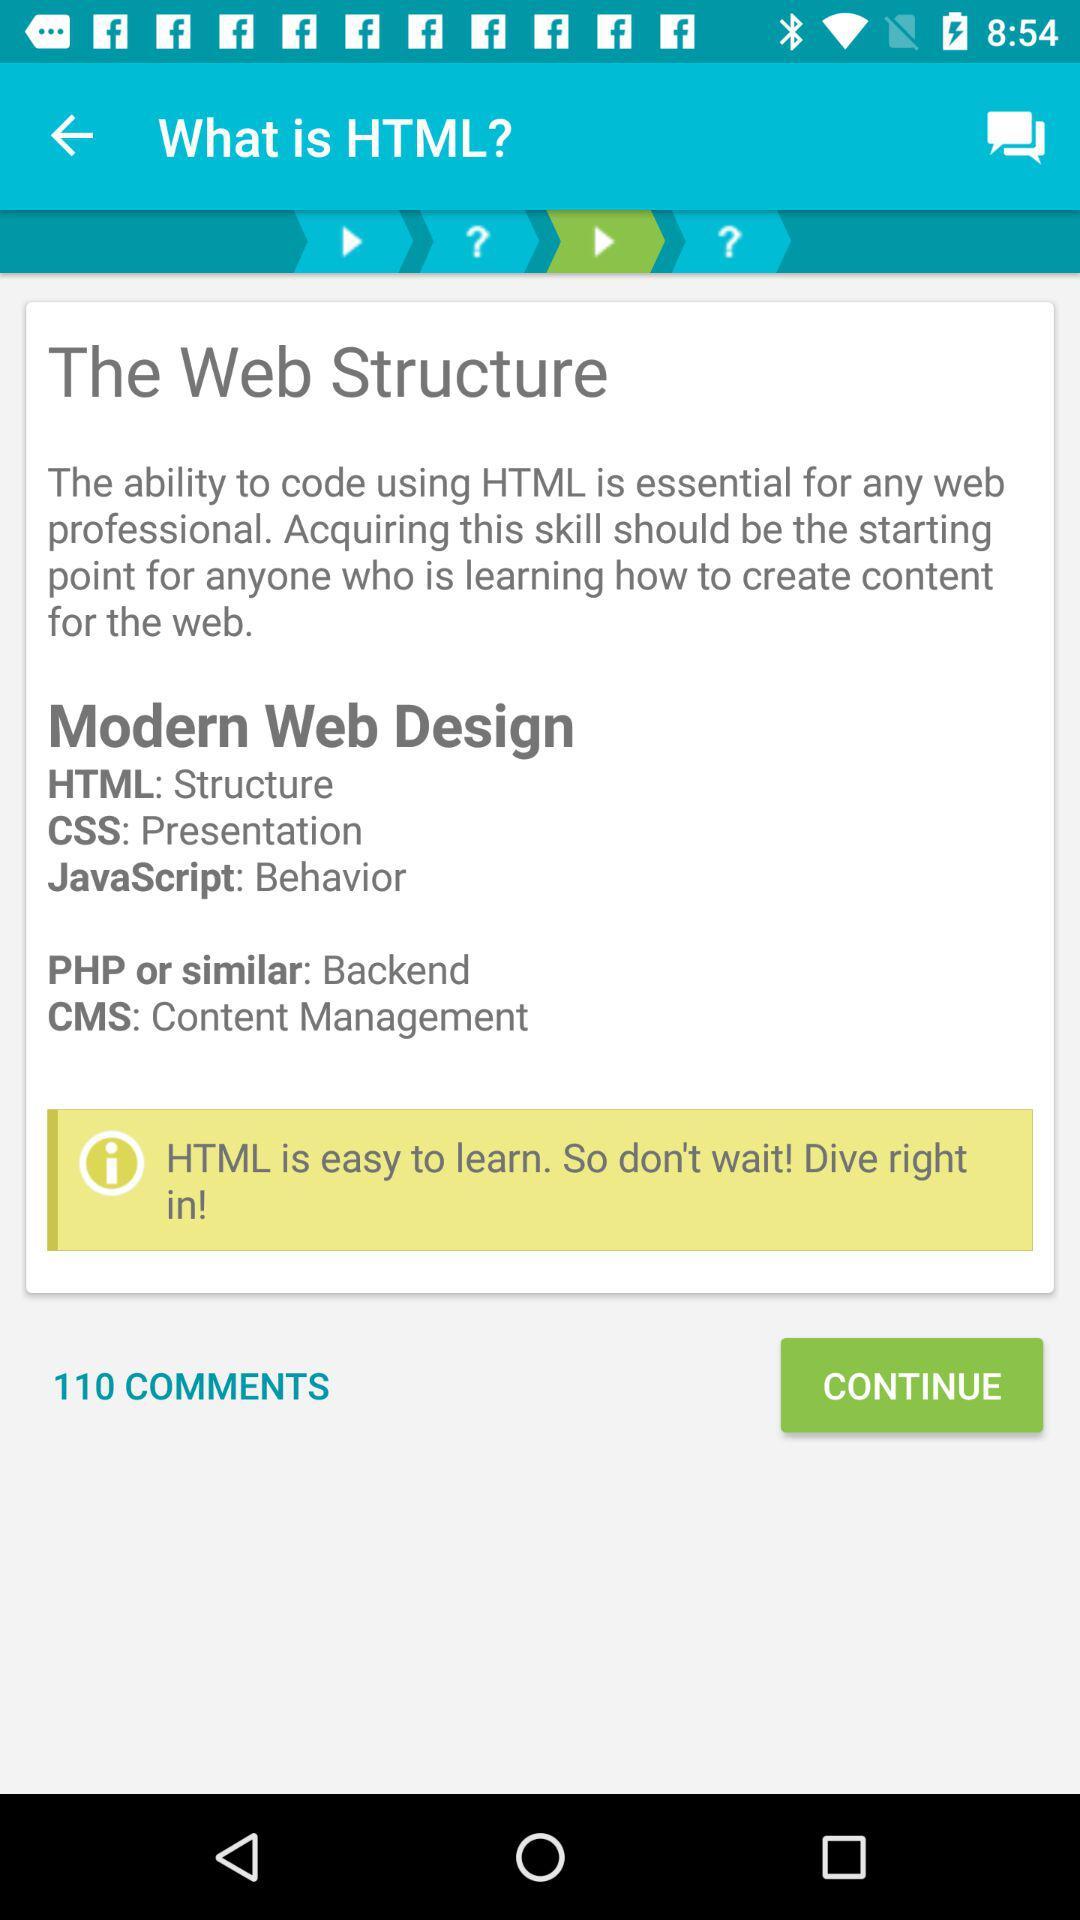 This screenshot has height=1920, width=1080. Describe the element at coordinates (477, 240) in the screenshot. I see `question mark option` at that location.